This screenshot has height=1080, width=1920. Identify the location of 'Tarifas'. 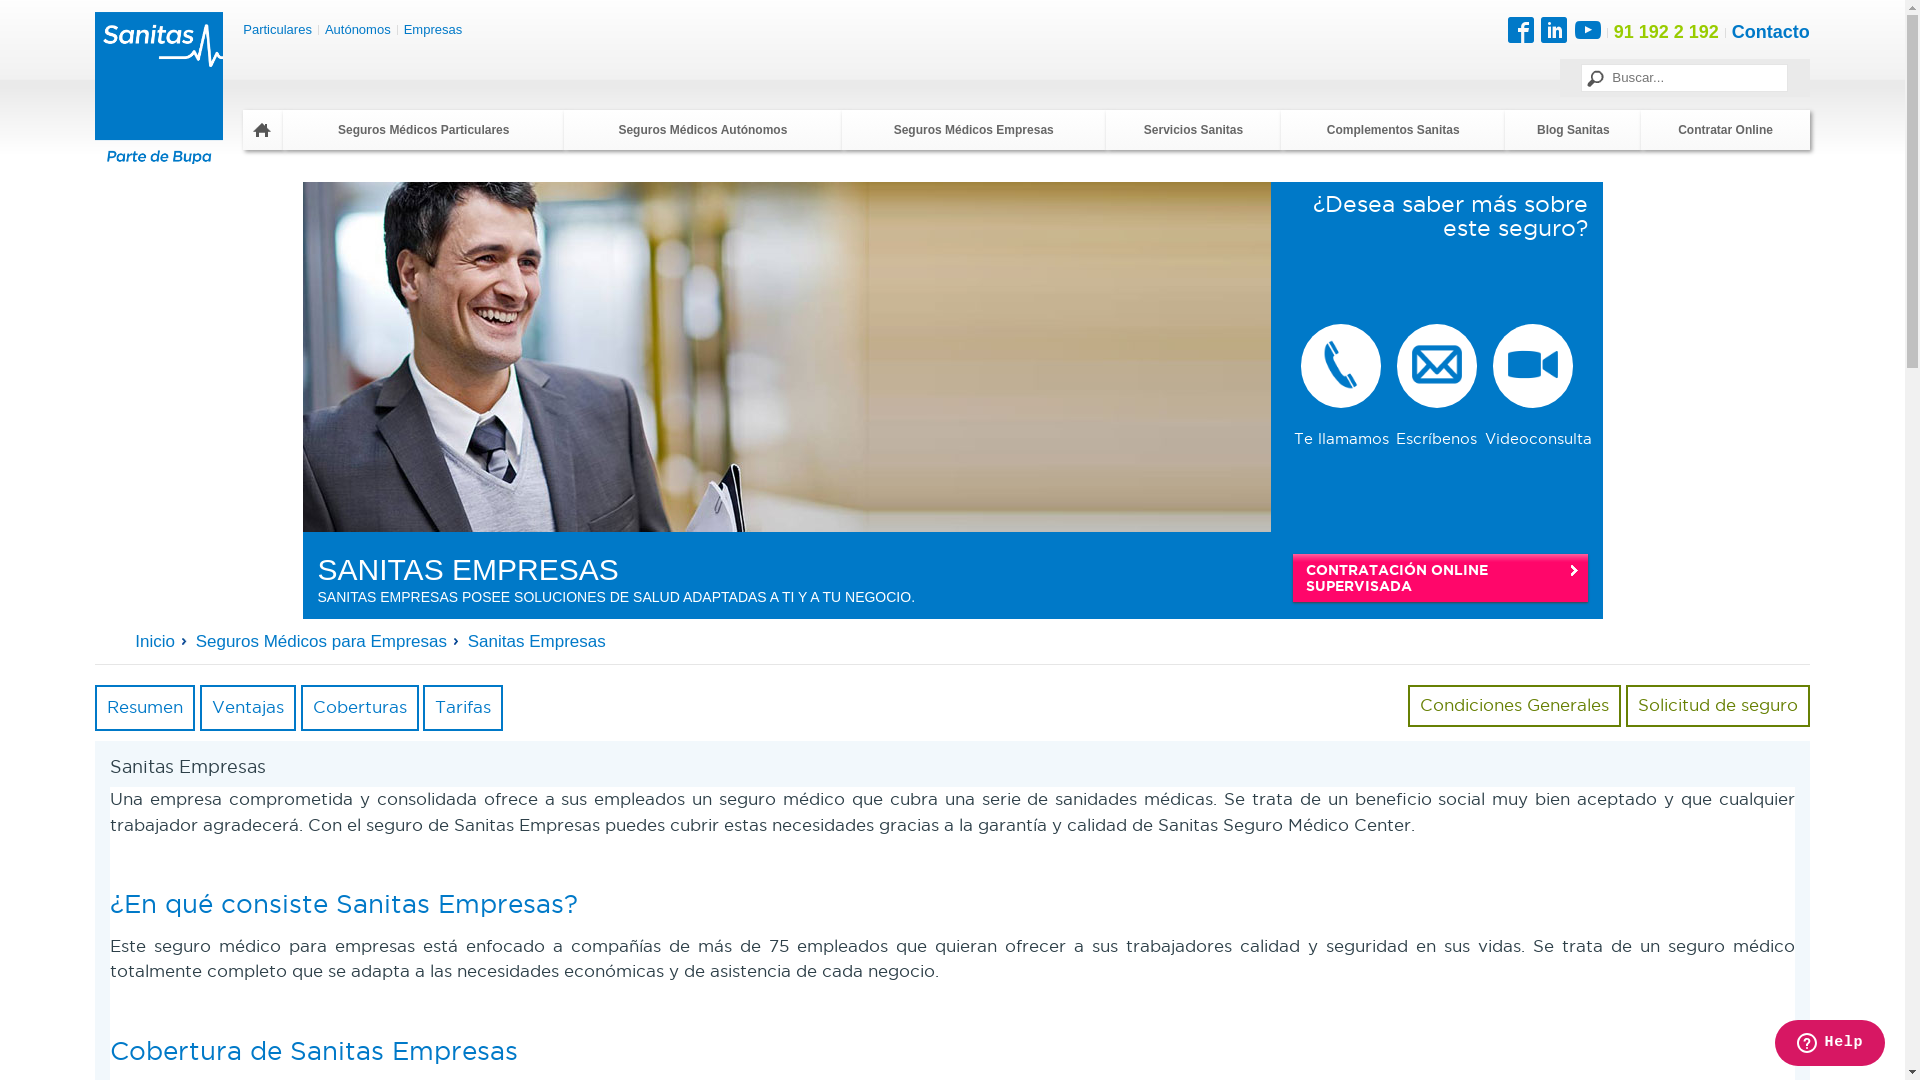
(461, 707).